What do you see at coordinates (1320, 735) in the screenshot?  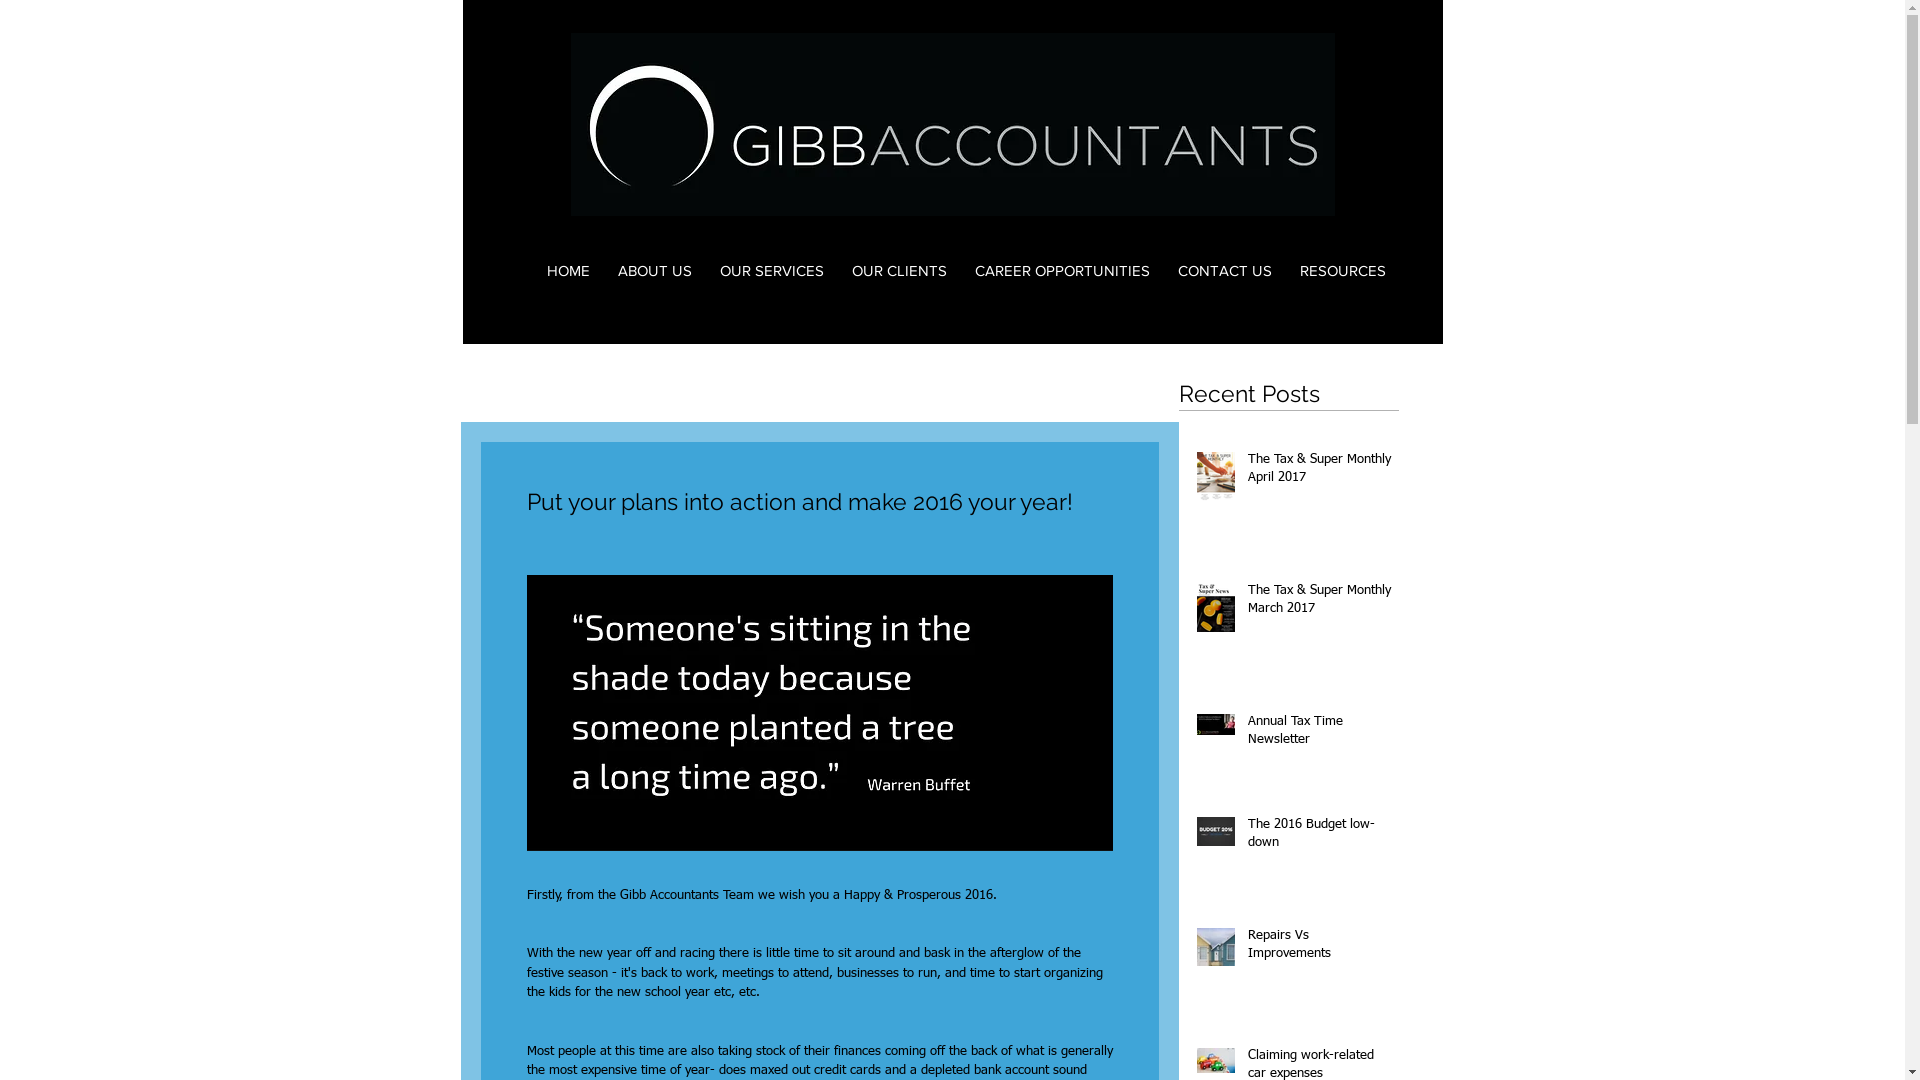 I see `'Annual Tax Time Newsletter'` at bounding box center [1320, 735].